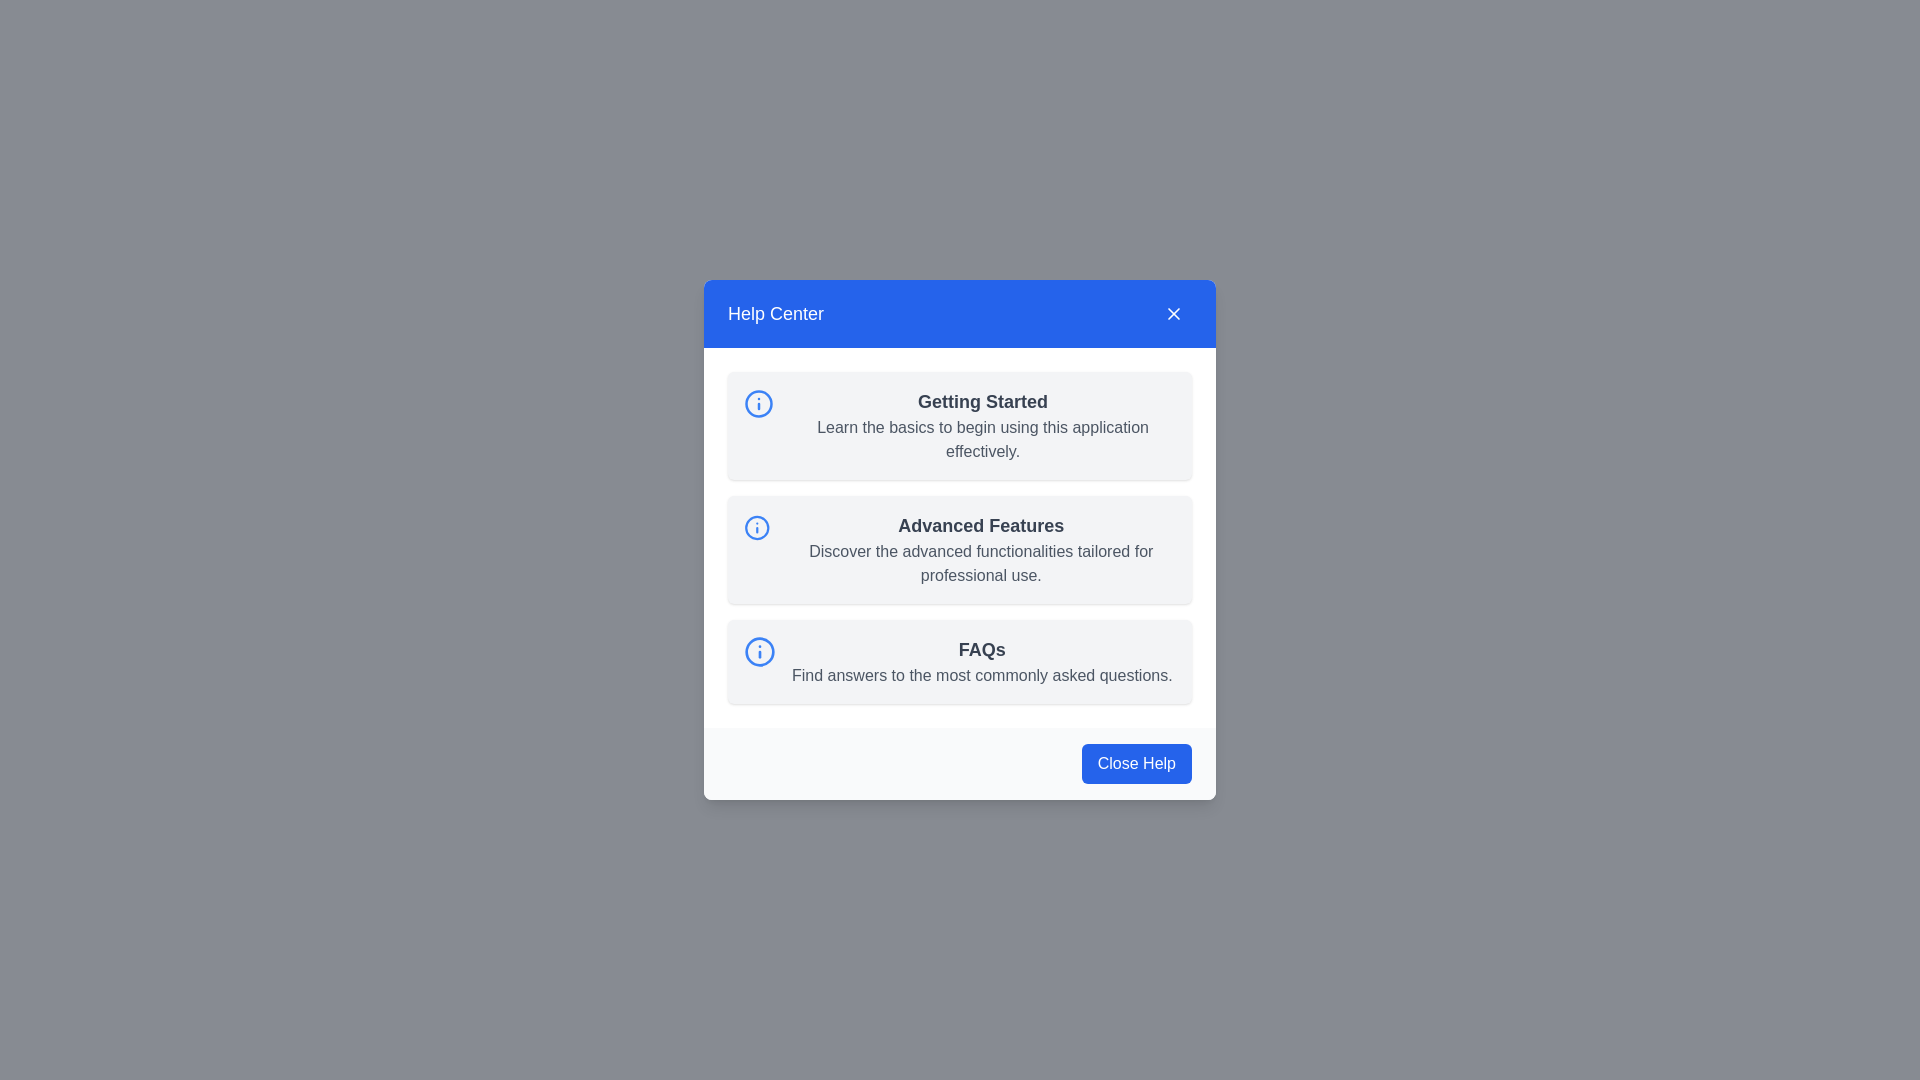 This screenshot has width=1920, height=1080. Describe the element at coordinates (960, 550) in the screenshot. I see `description of the informational list item labeled 'Advanced Features' which is the second item in the help center list, featuring a blue circular info icon on the left and the title and subtitle on the right` at that location.